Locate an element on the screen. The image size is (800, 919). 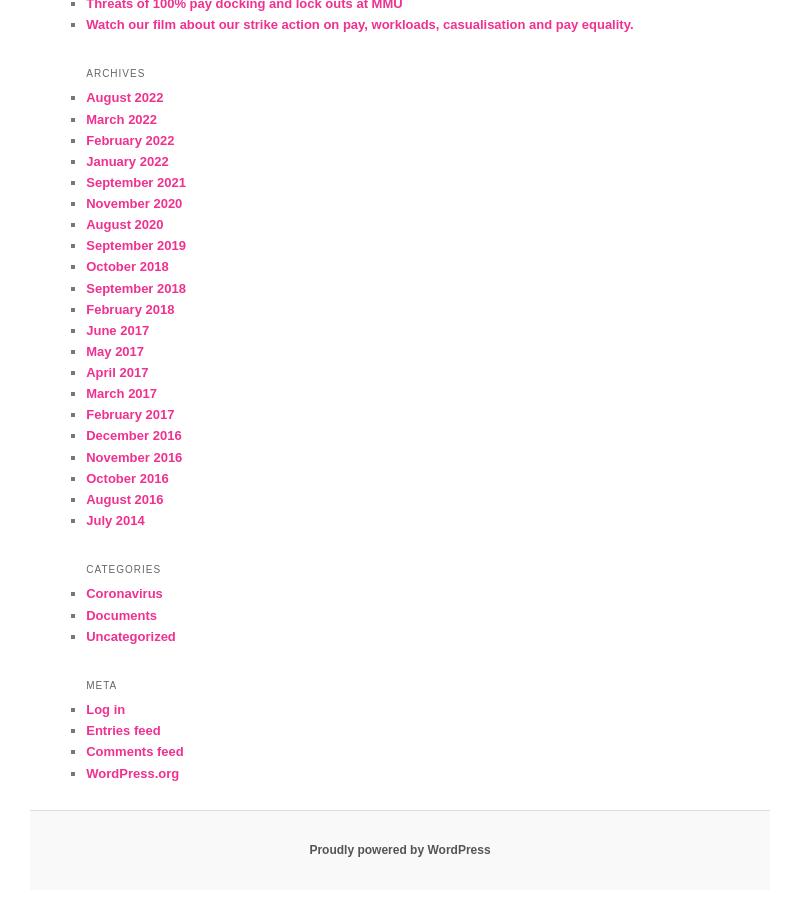
'November 2016' is located at coordinates (134, 456).